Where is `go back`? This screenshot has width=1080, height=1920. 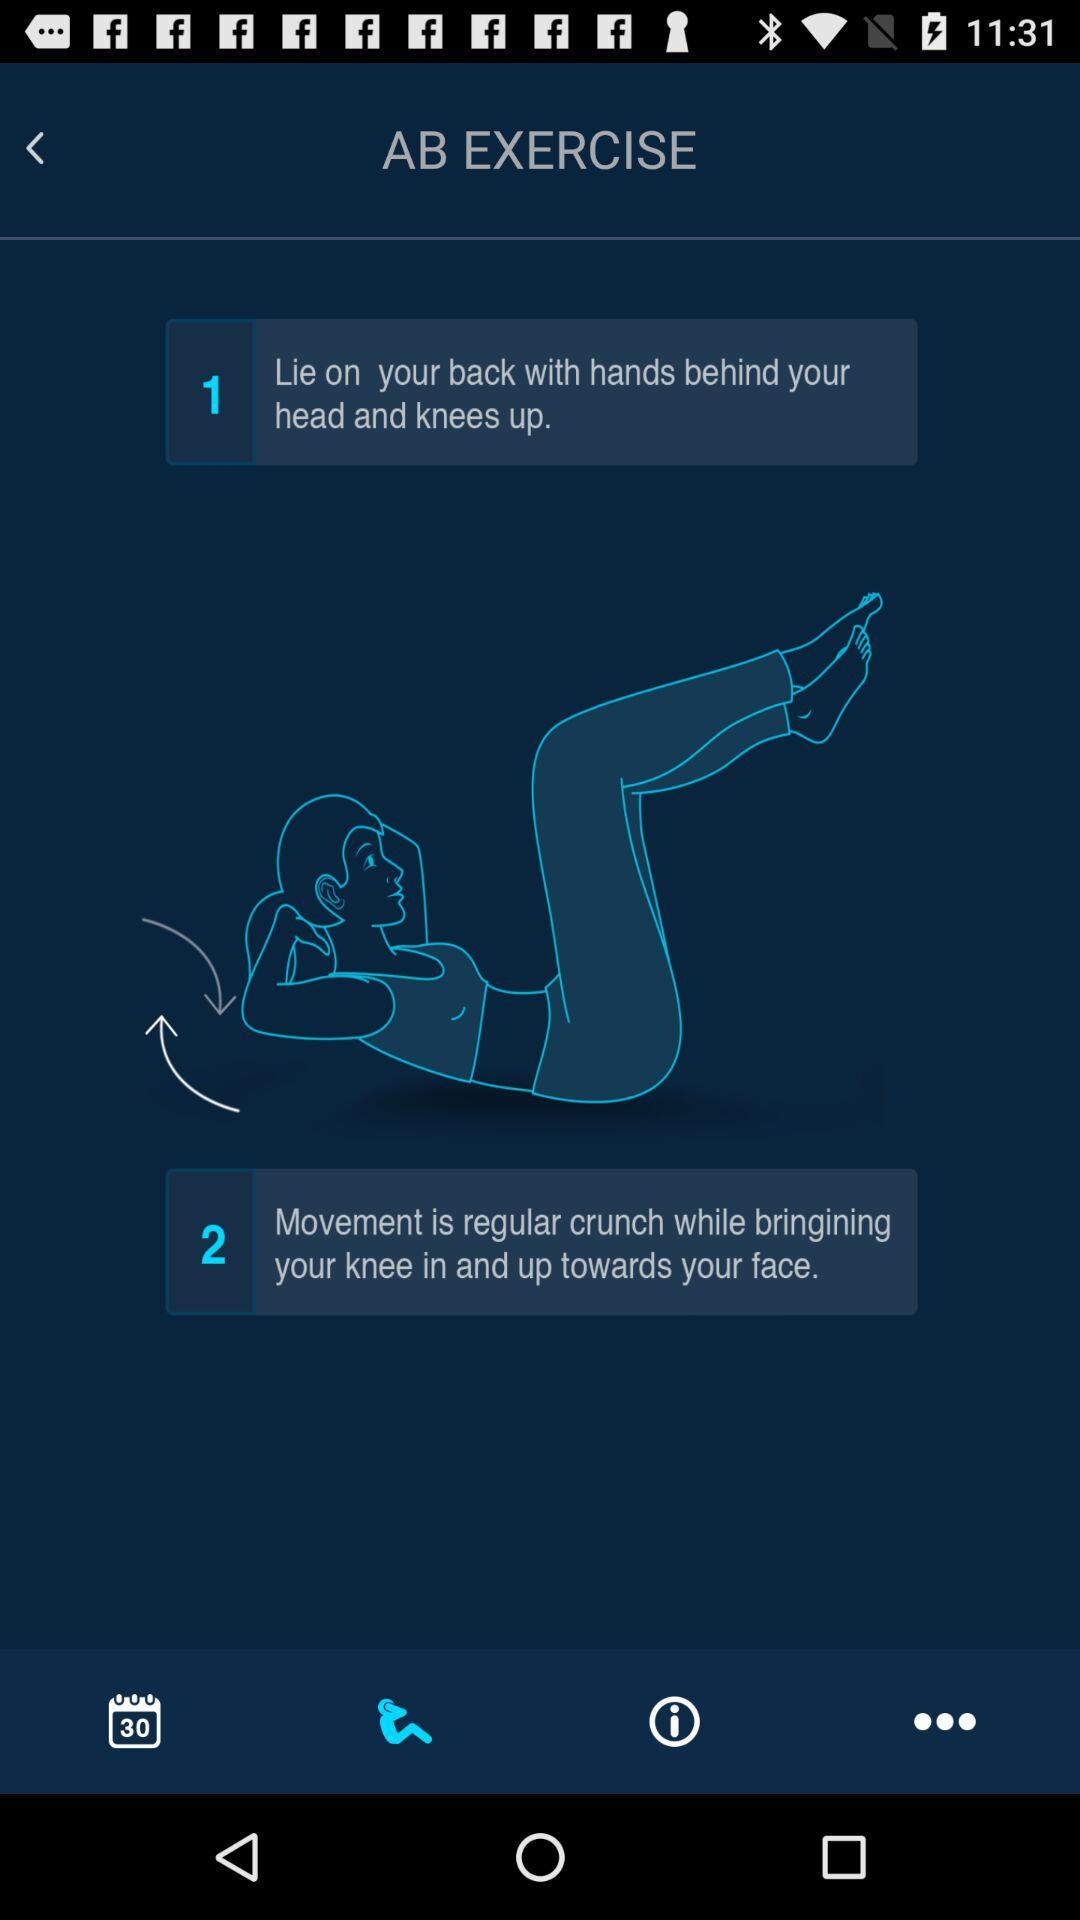
go back is located at coordinates (58, 147).